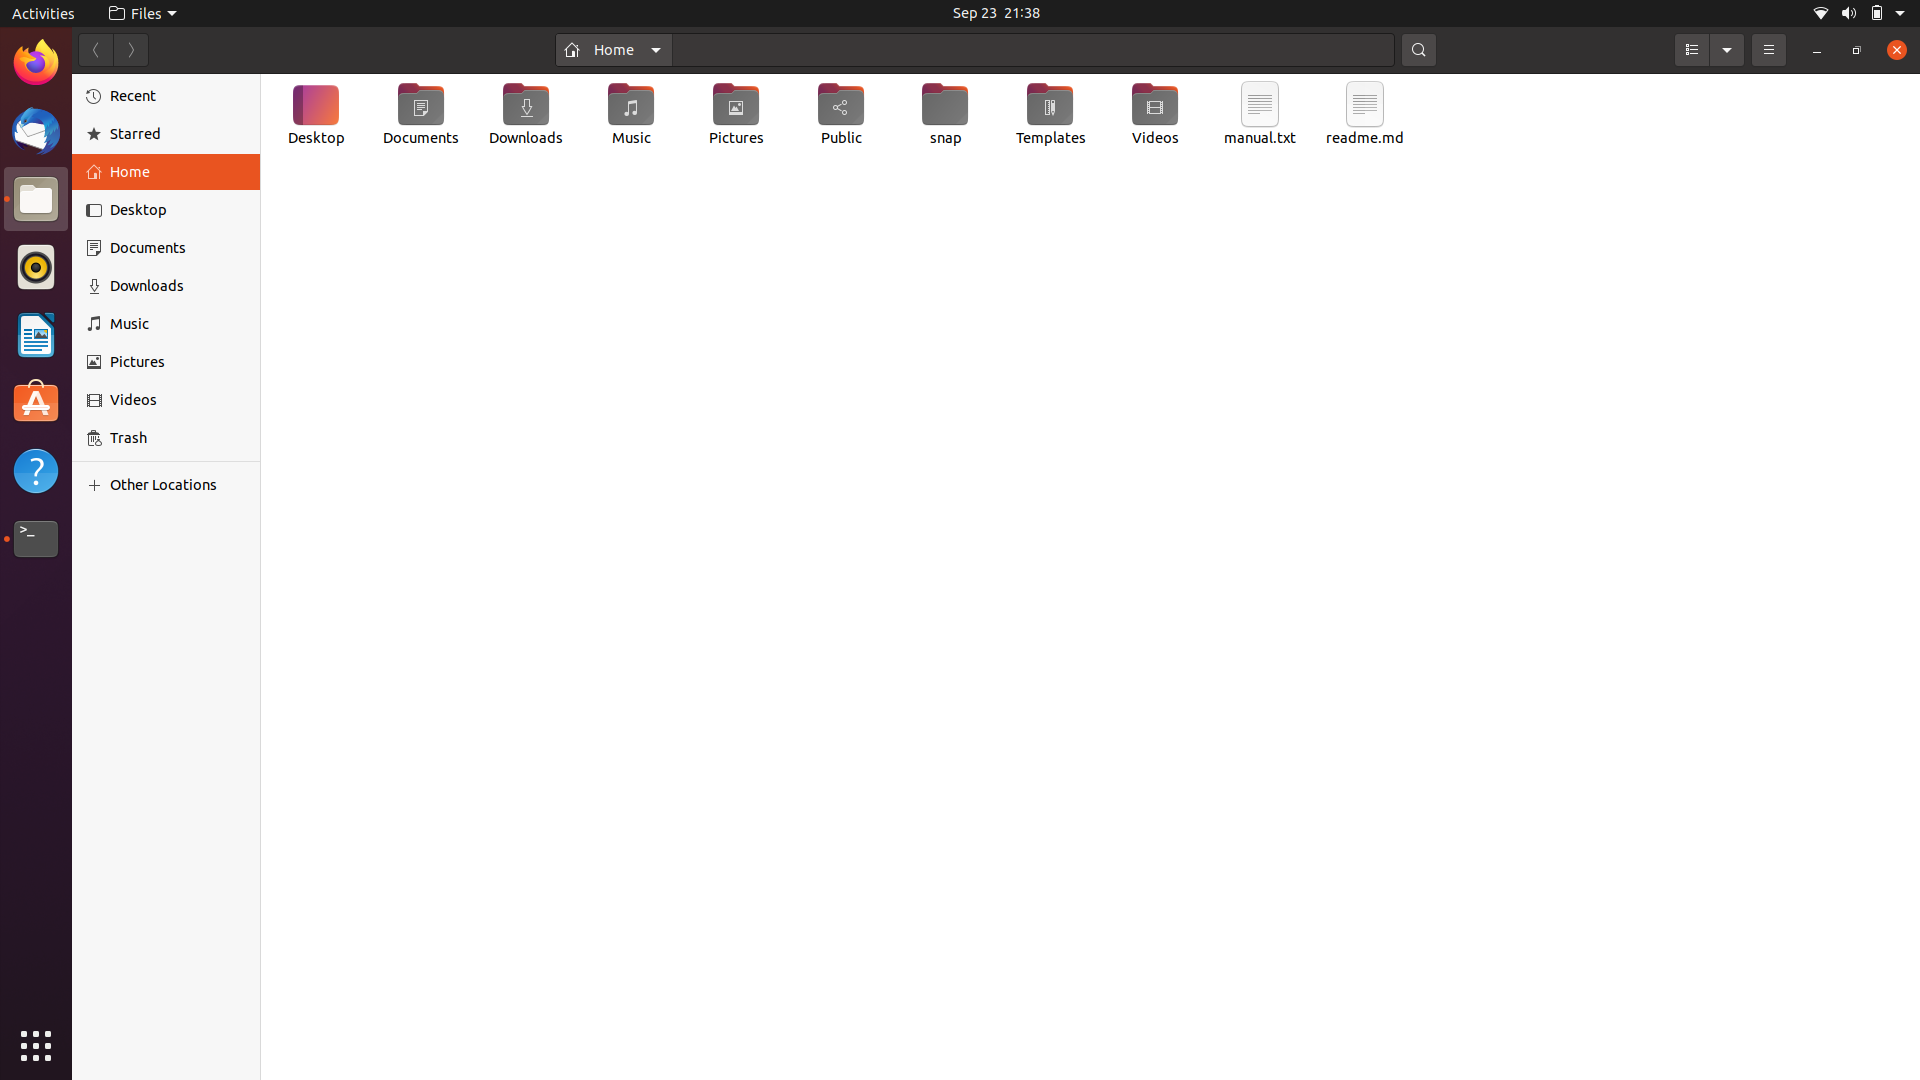 The height and width of the screenshot is (1080, 1920). I want to click on Opt for the "List View" presentation, so click(1690, 49).